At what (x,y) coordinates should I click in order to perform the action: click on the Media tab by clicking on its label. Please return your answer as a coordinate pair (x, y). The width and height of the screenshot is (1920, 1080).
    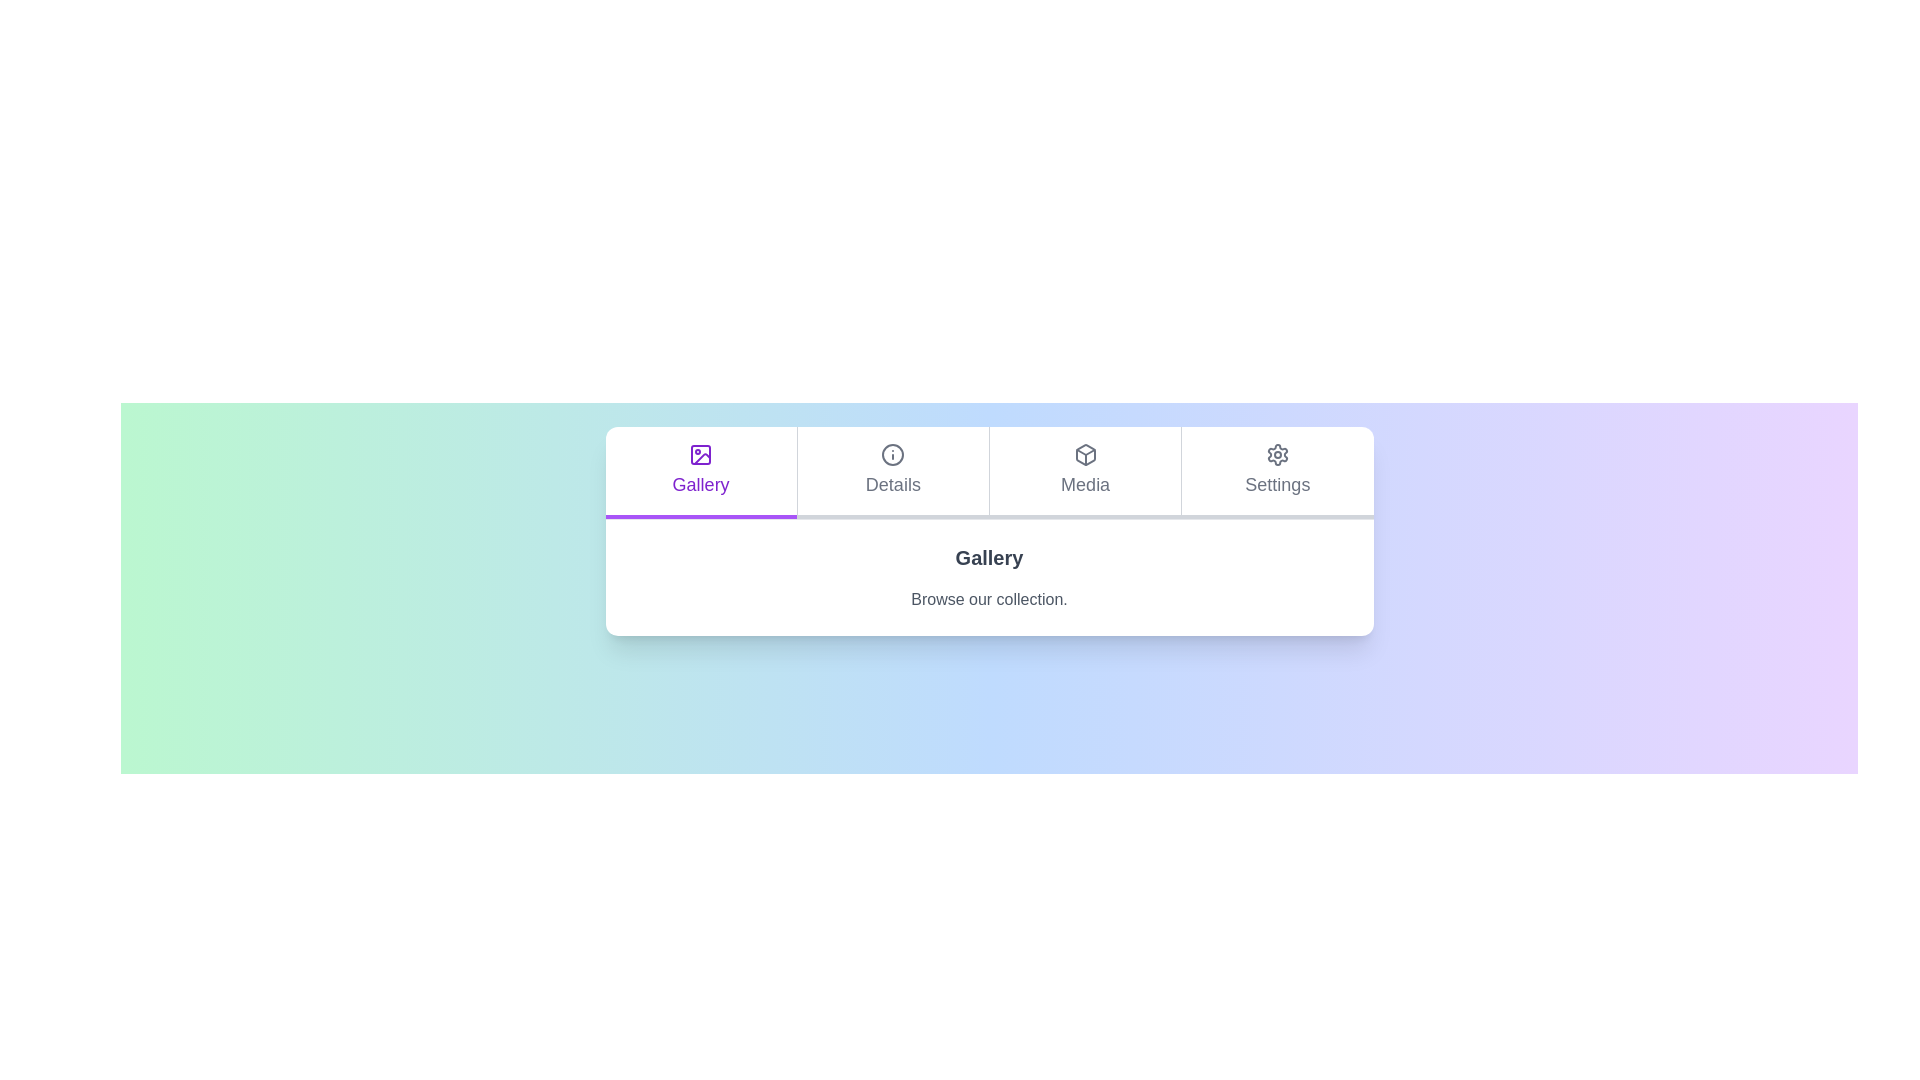
    Looking at the image, I should click on (1084, 473).